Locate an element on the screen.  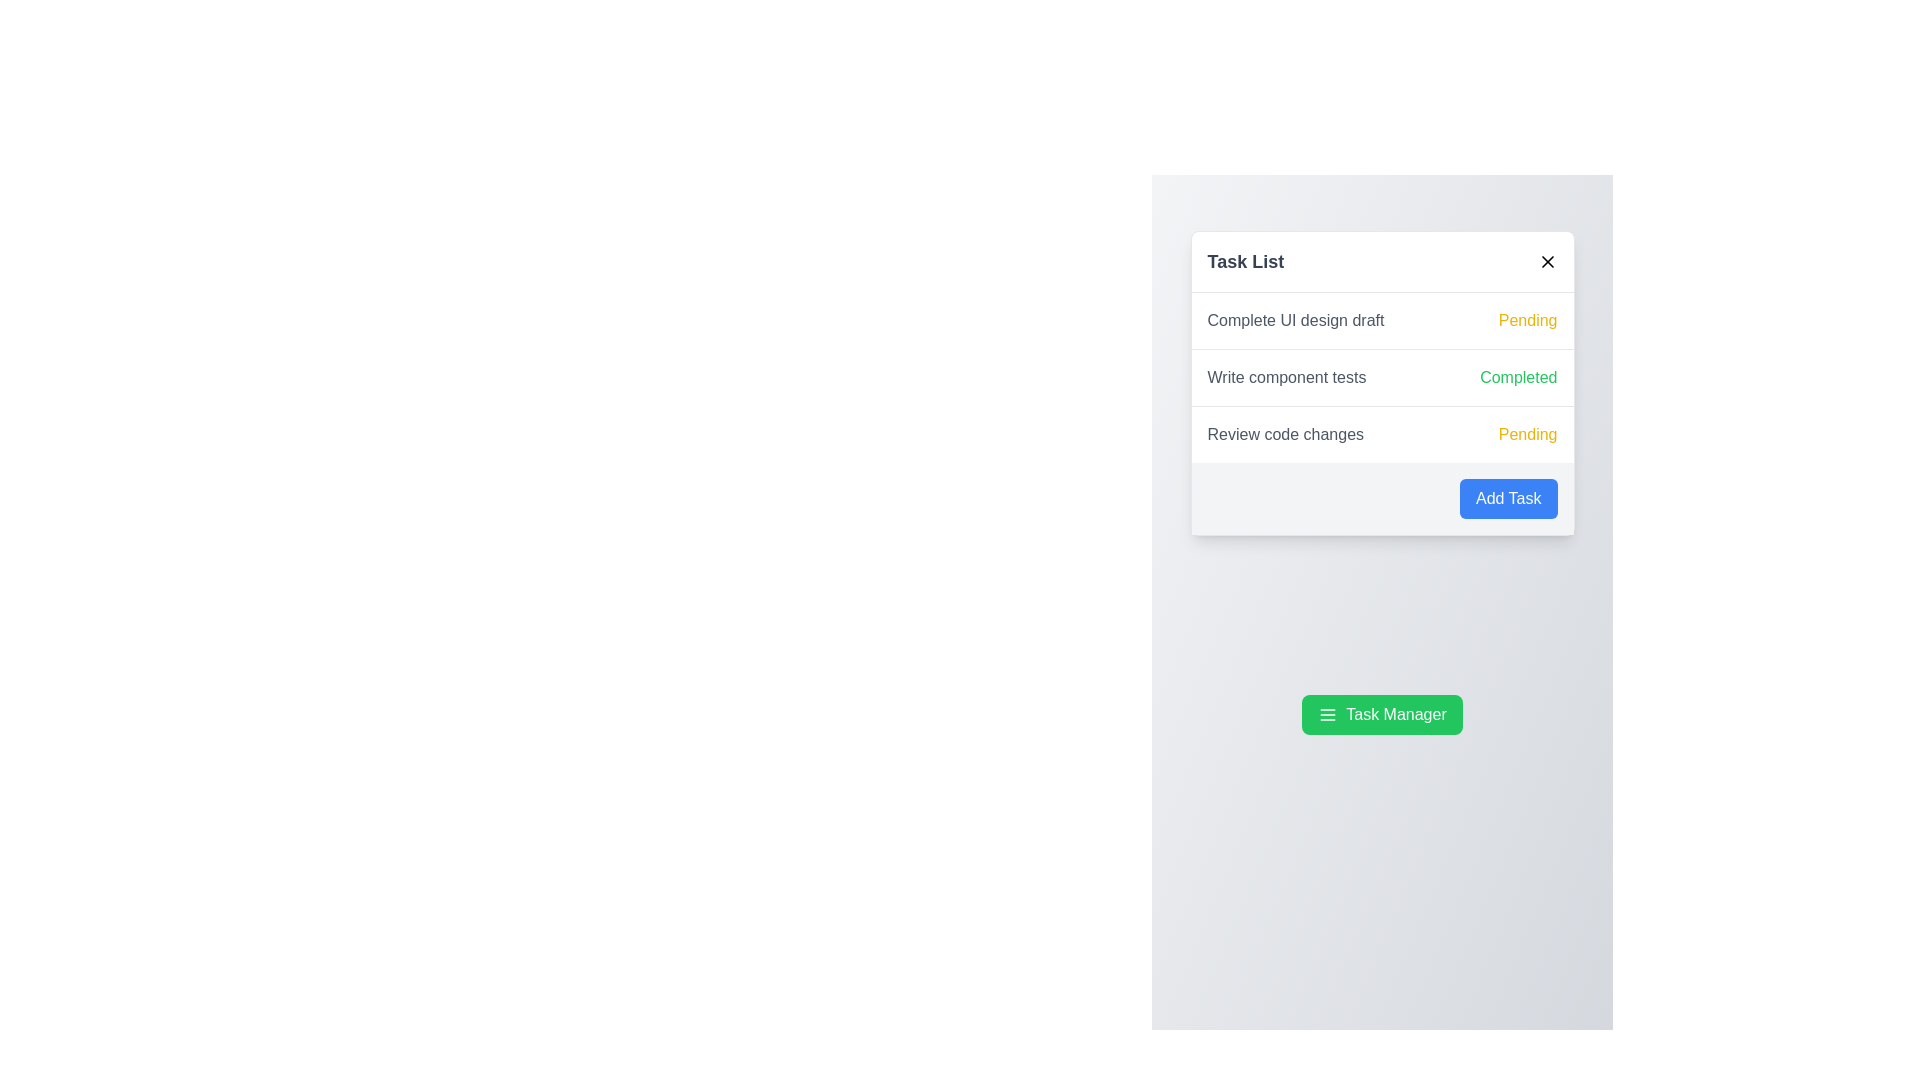
the 'Completed' text label, which is styled with a green font color and medium font weight, located in the right column next to 'Write component tests' is located at coordinates (1518, 378).